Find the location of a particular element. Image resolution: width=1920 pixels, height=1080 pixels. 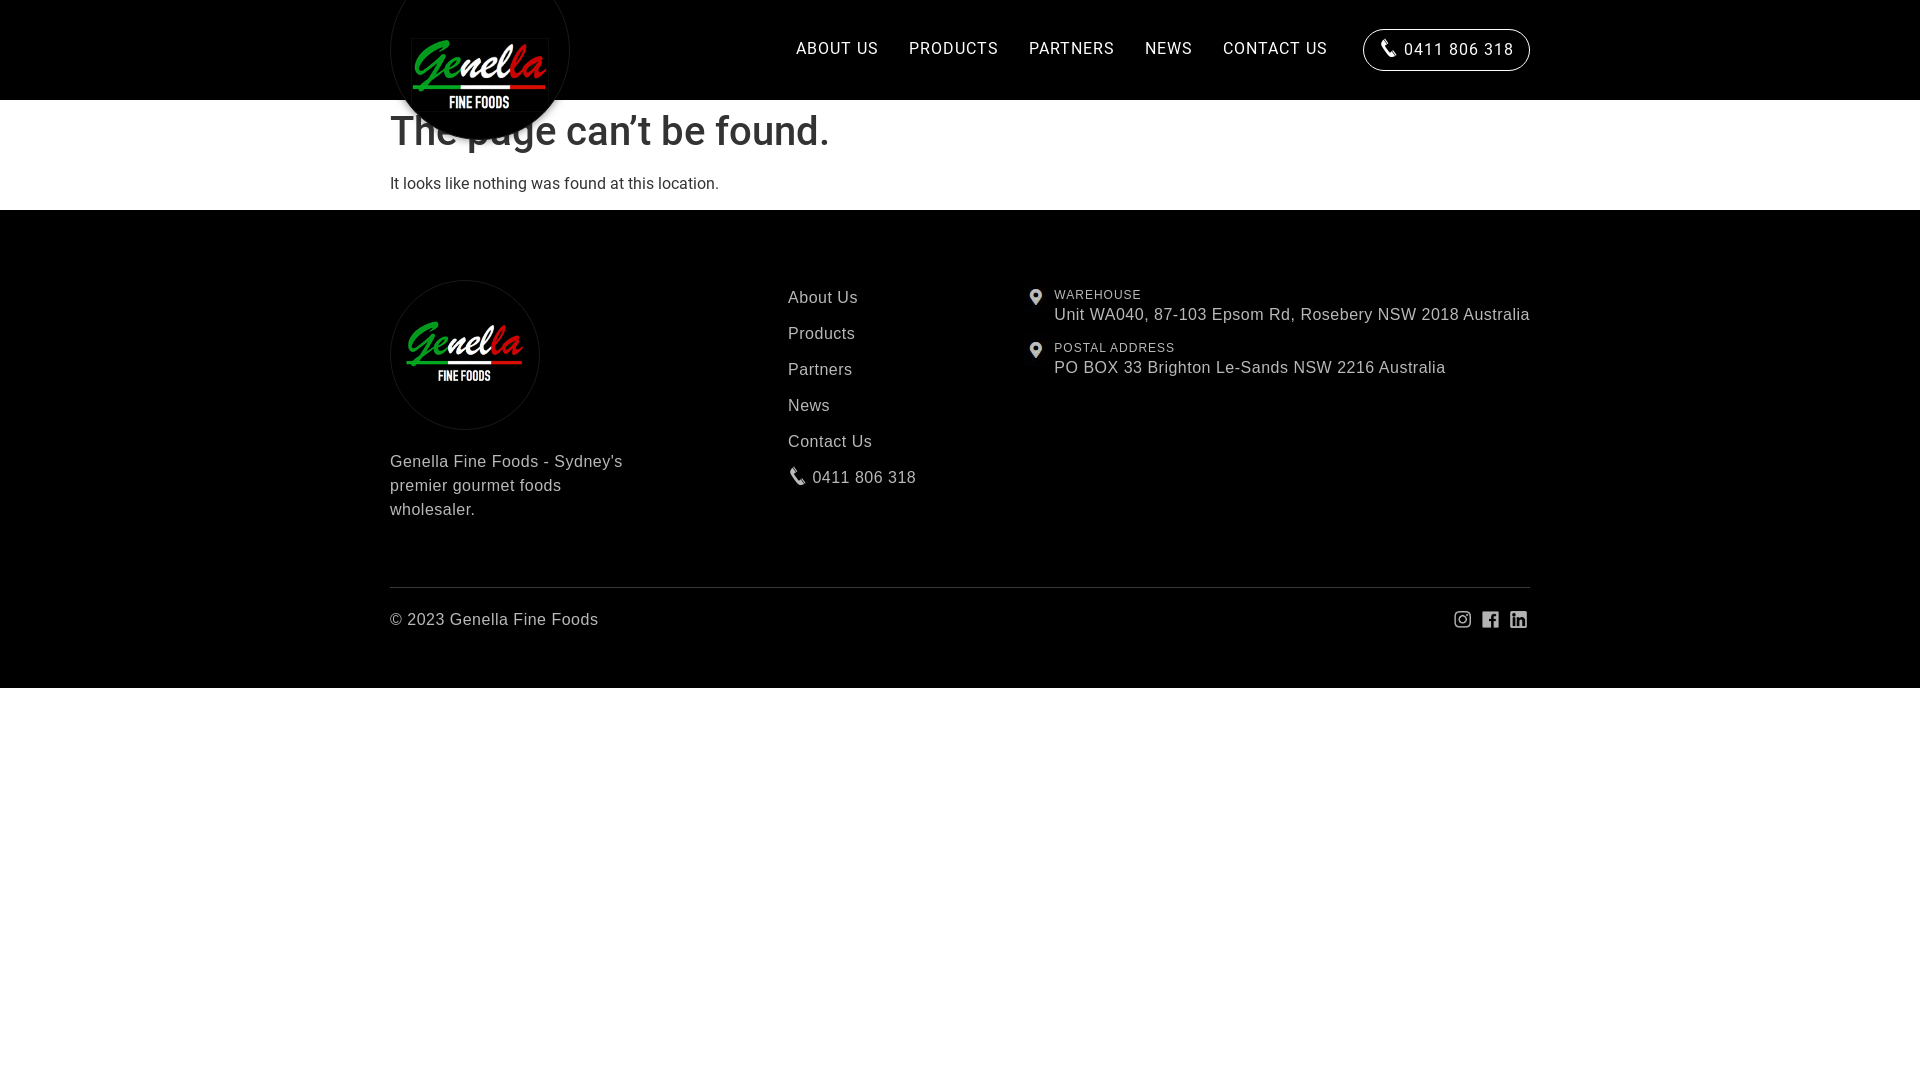

'PARTNERS' is located at coordinates (1070, 49).